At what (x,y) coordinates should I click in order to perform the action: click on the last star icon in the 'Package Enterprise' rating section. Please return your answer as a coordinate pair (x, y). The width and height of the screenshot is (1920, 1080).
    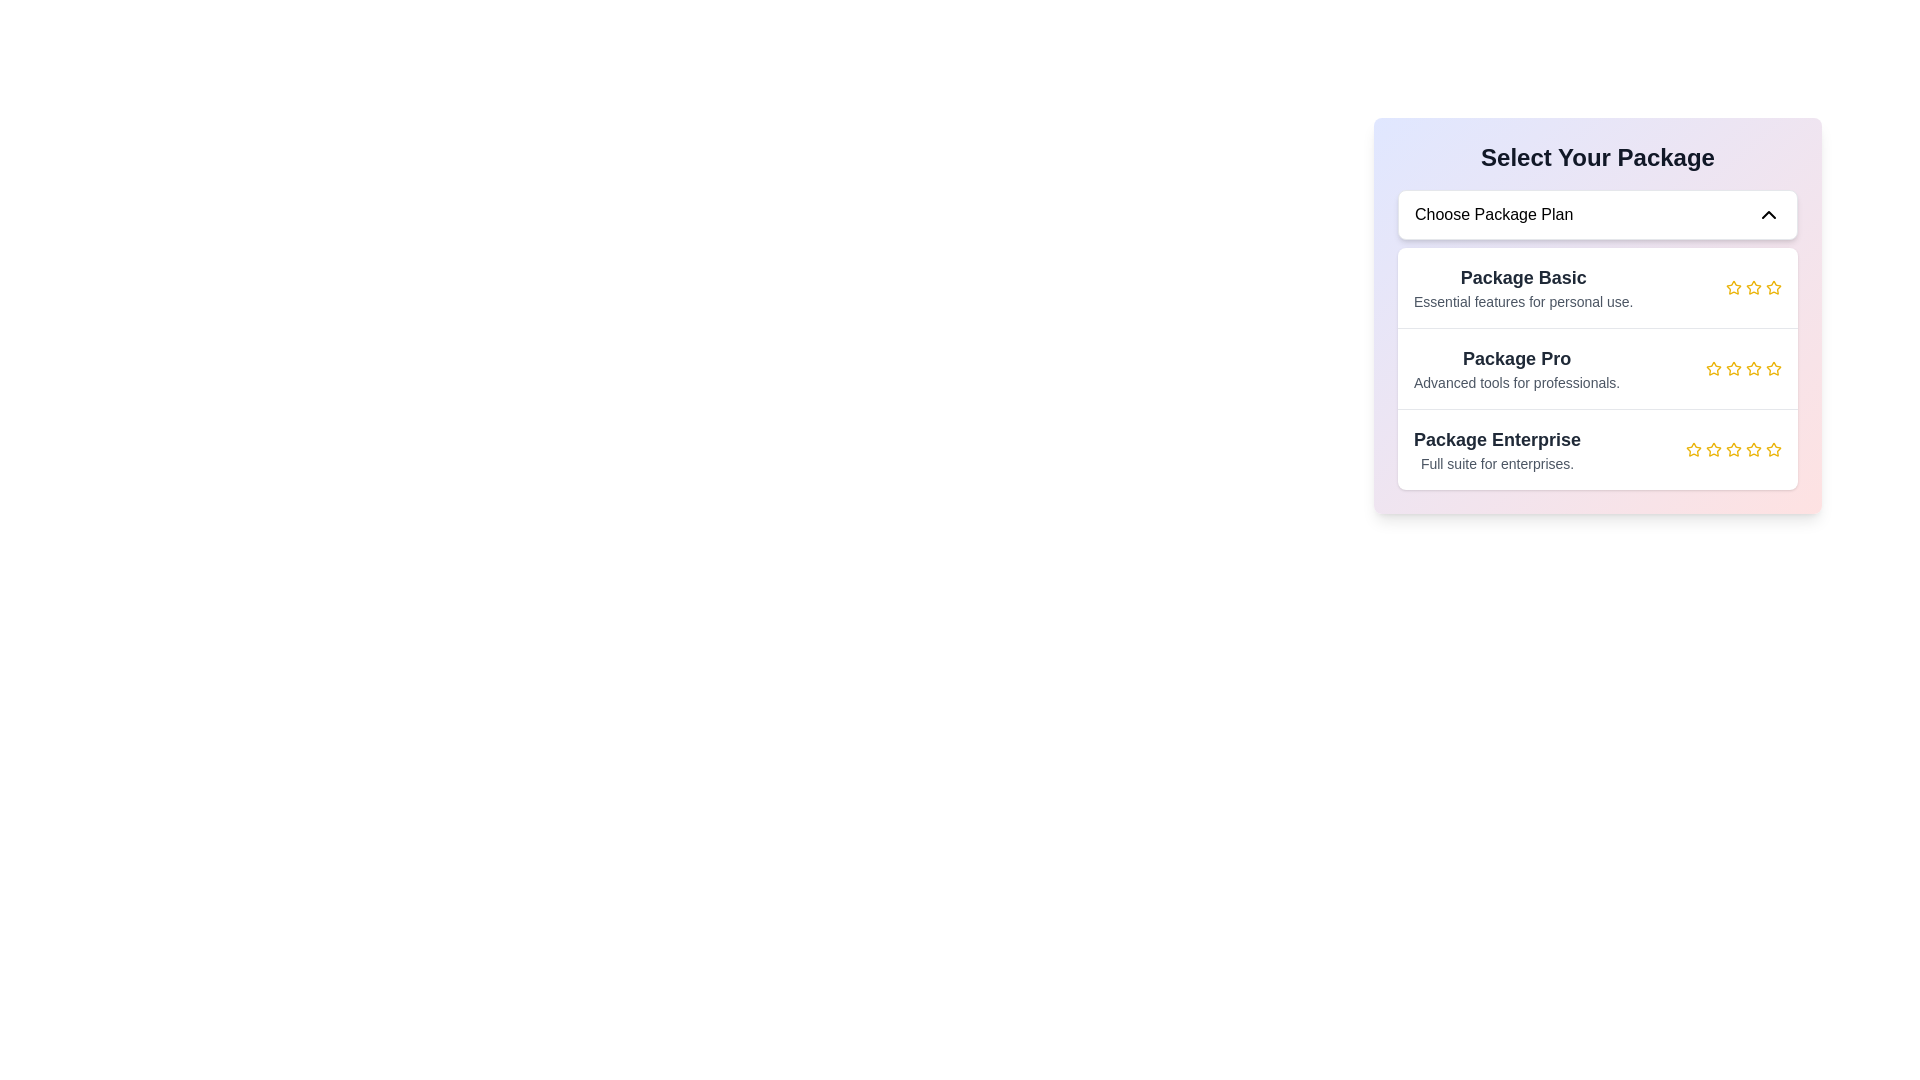
    Looking at the image, I should click on (1732, 448).